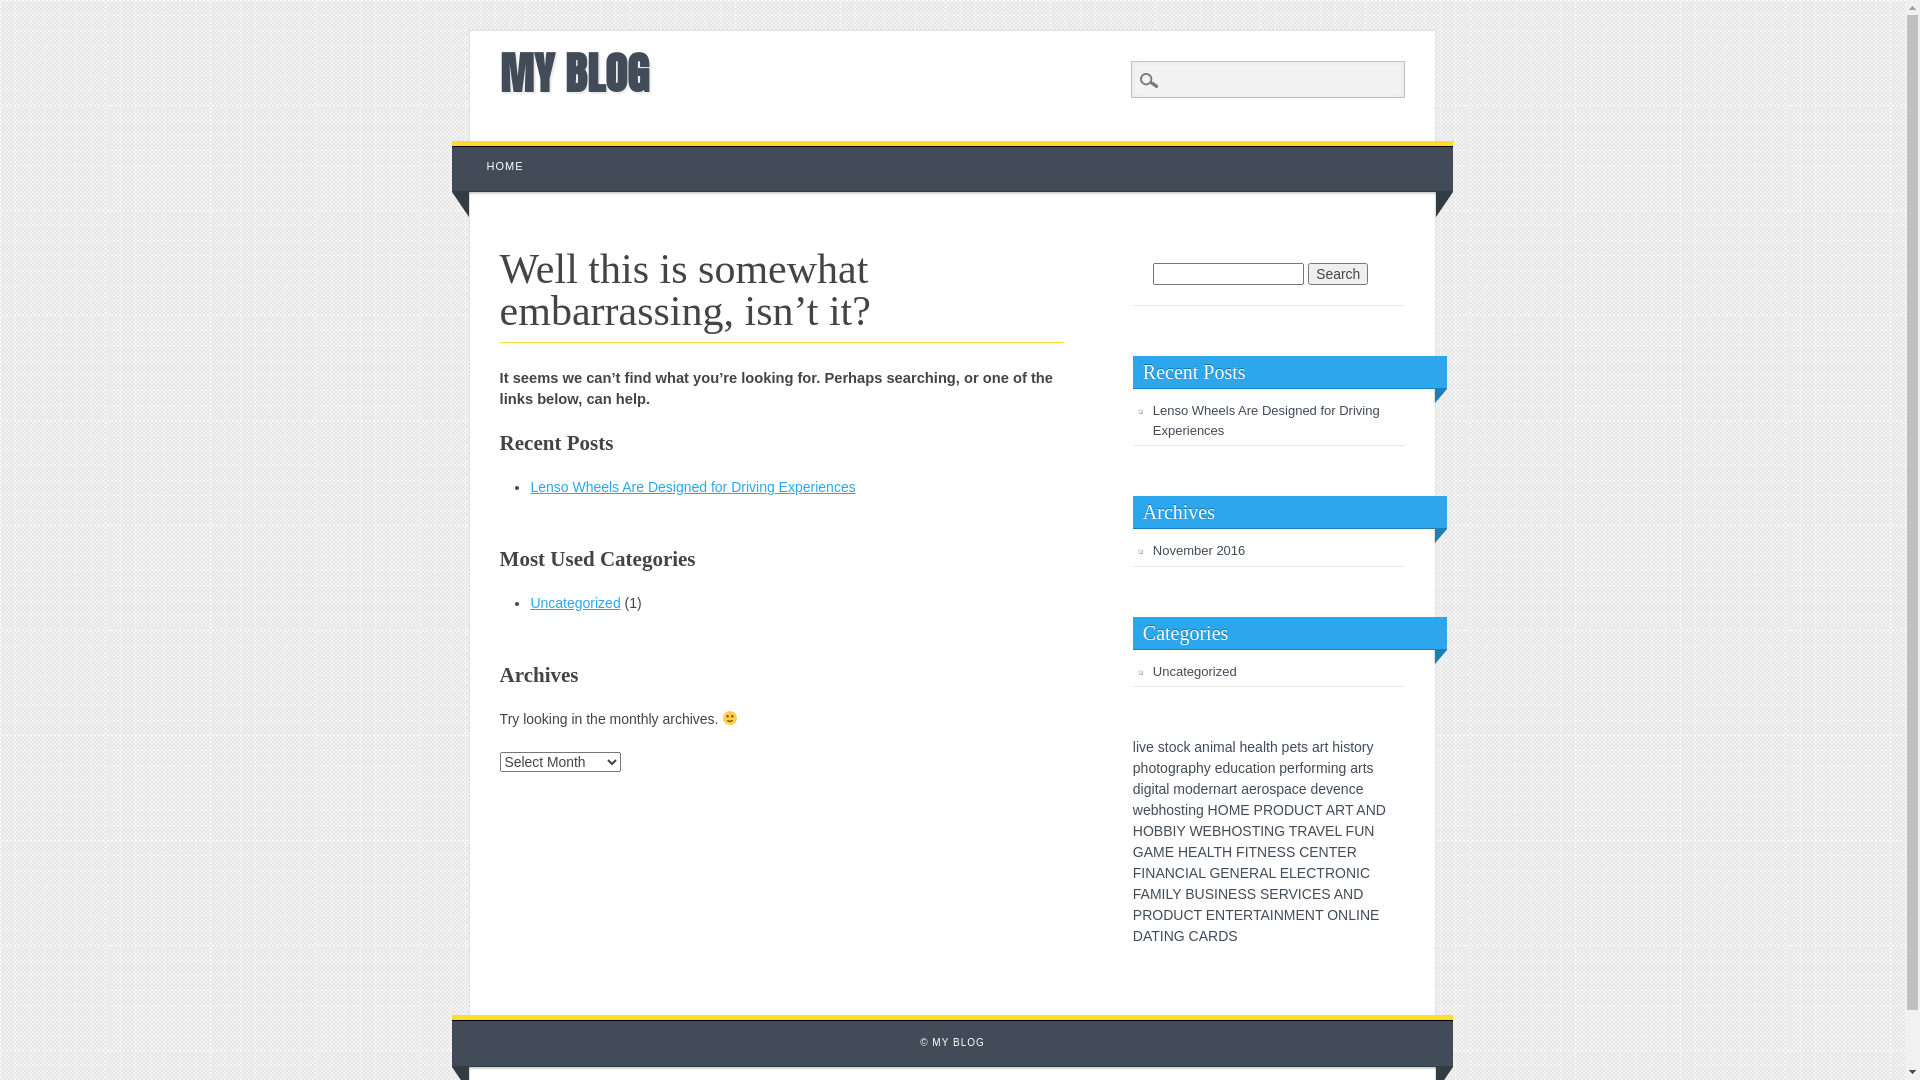 Image resolution: width=1920 pixels, height=1080 pixels. I want to click on 'HOME', so click(465, 165).